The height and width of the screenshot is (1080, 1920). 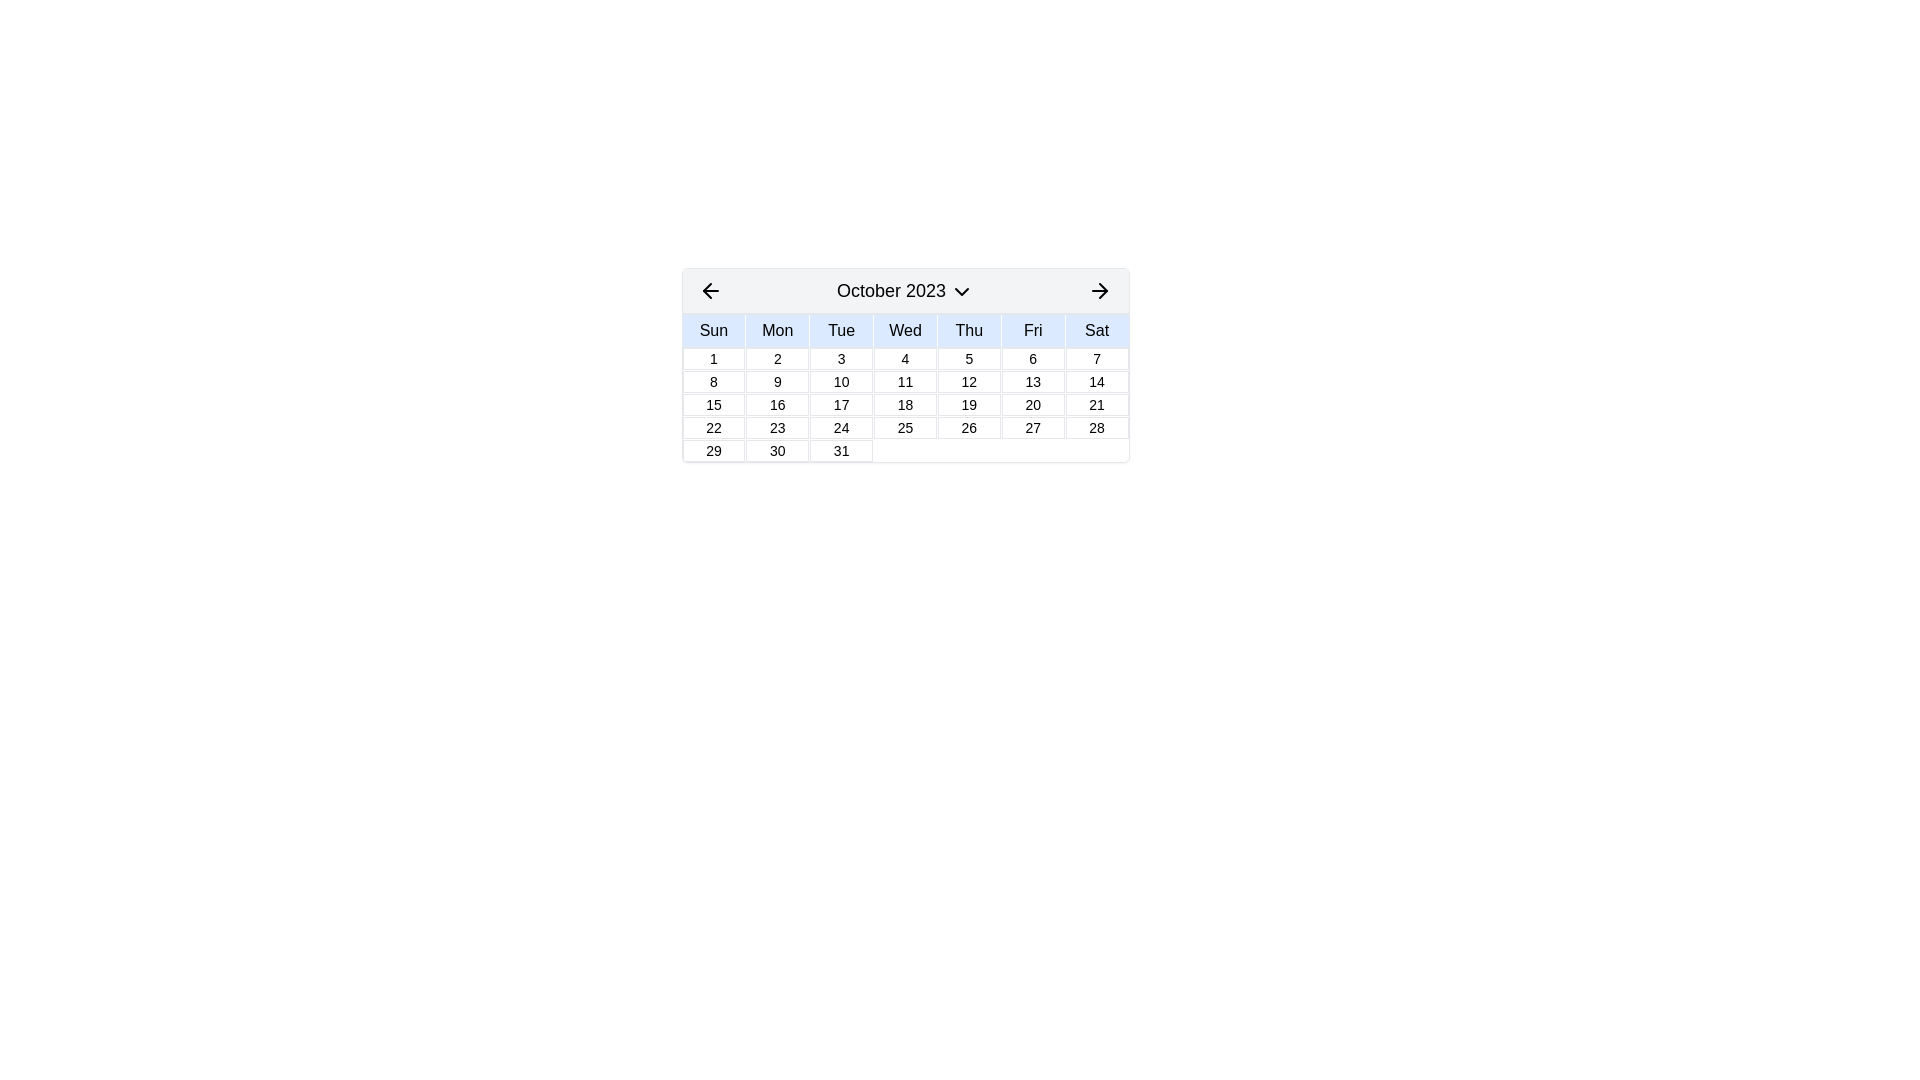 I want to click on the calendar day cell representing Tuesday, October 10th, so click(x=841, y=381).